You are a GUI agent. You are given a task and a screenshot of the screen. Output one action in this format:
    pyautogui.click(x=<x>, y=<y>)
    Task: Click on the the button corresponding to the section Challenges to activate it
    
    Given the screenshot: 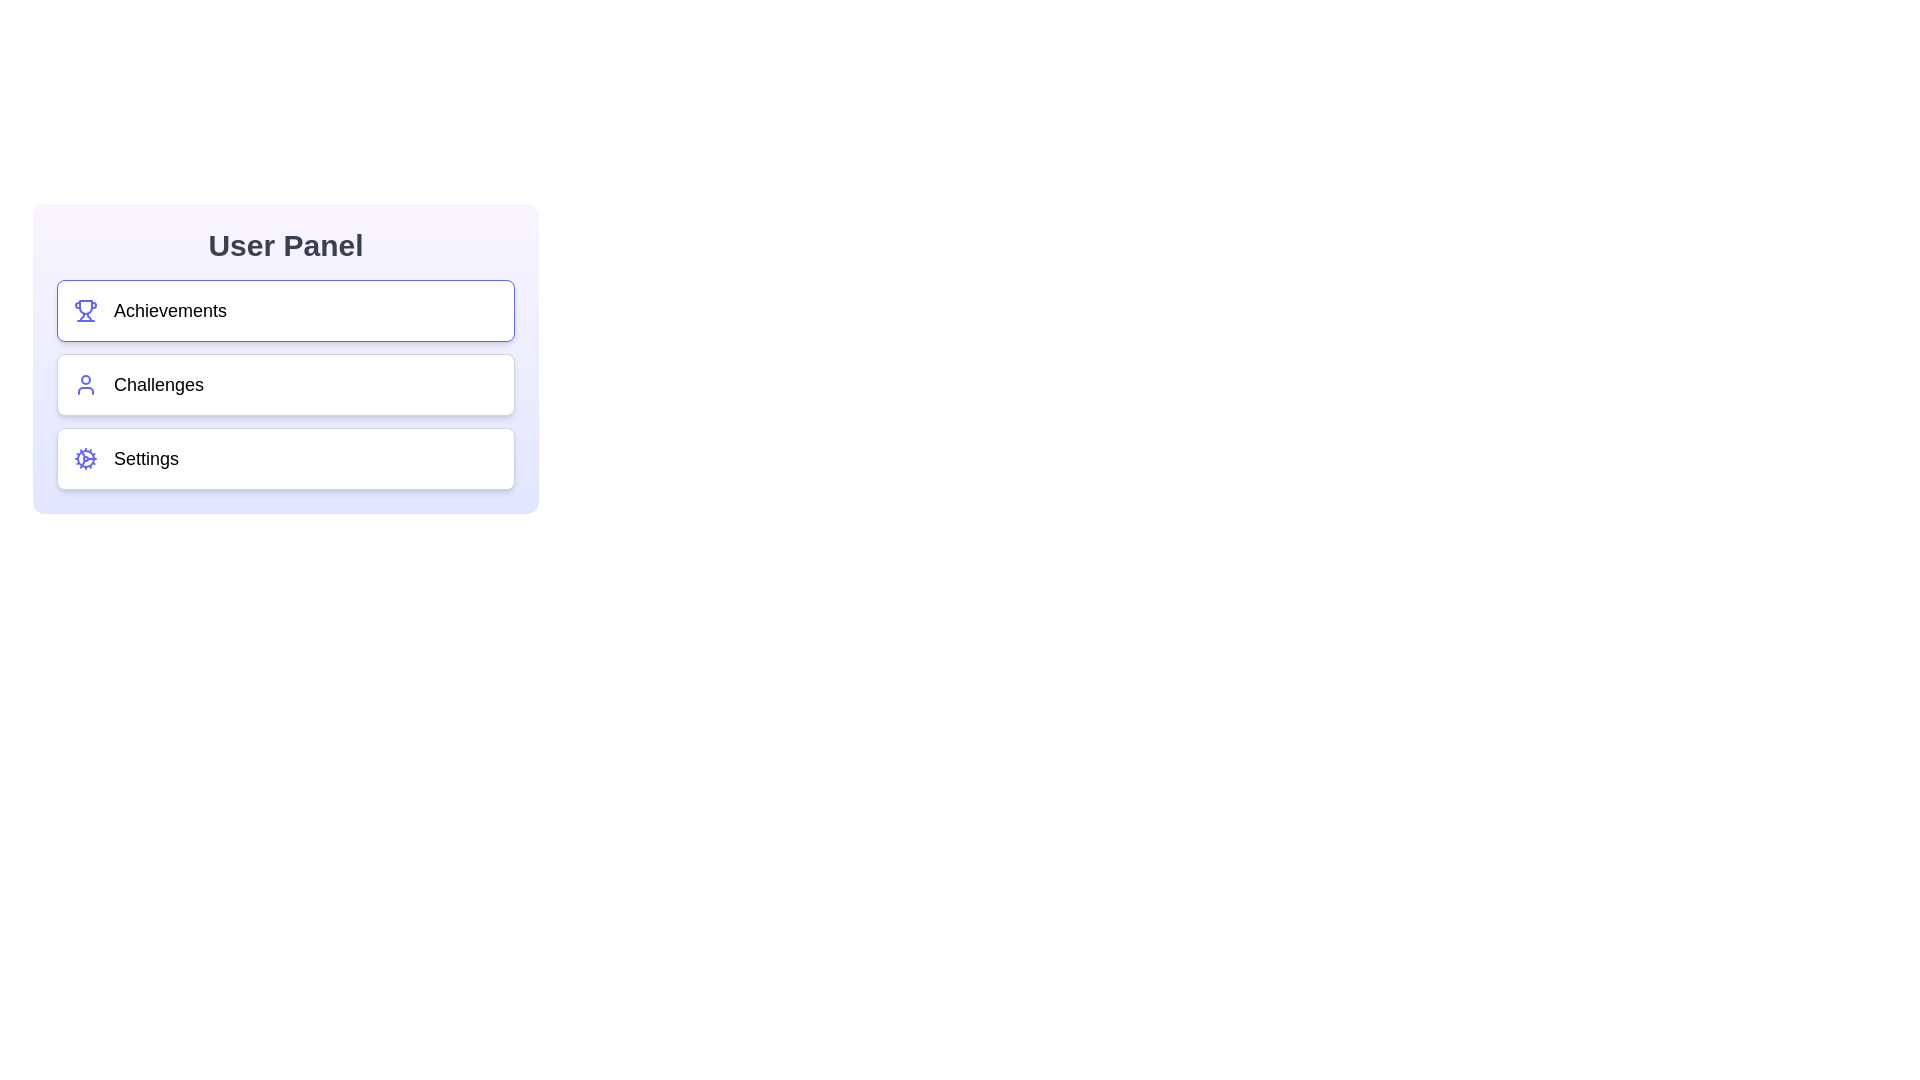 What is the action you would take?
    pyautogui.click(x=305, y=385)
    